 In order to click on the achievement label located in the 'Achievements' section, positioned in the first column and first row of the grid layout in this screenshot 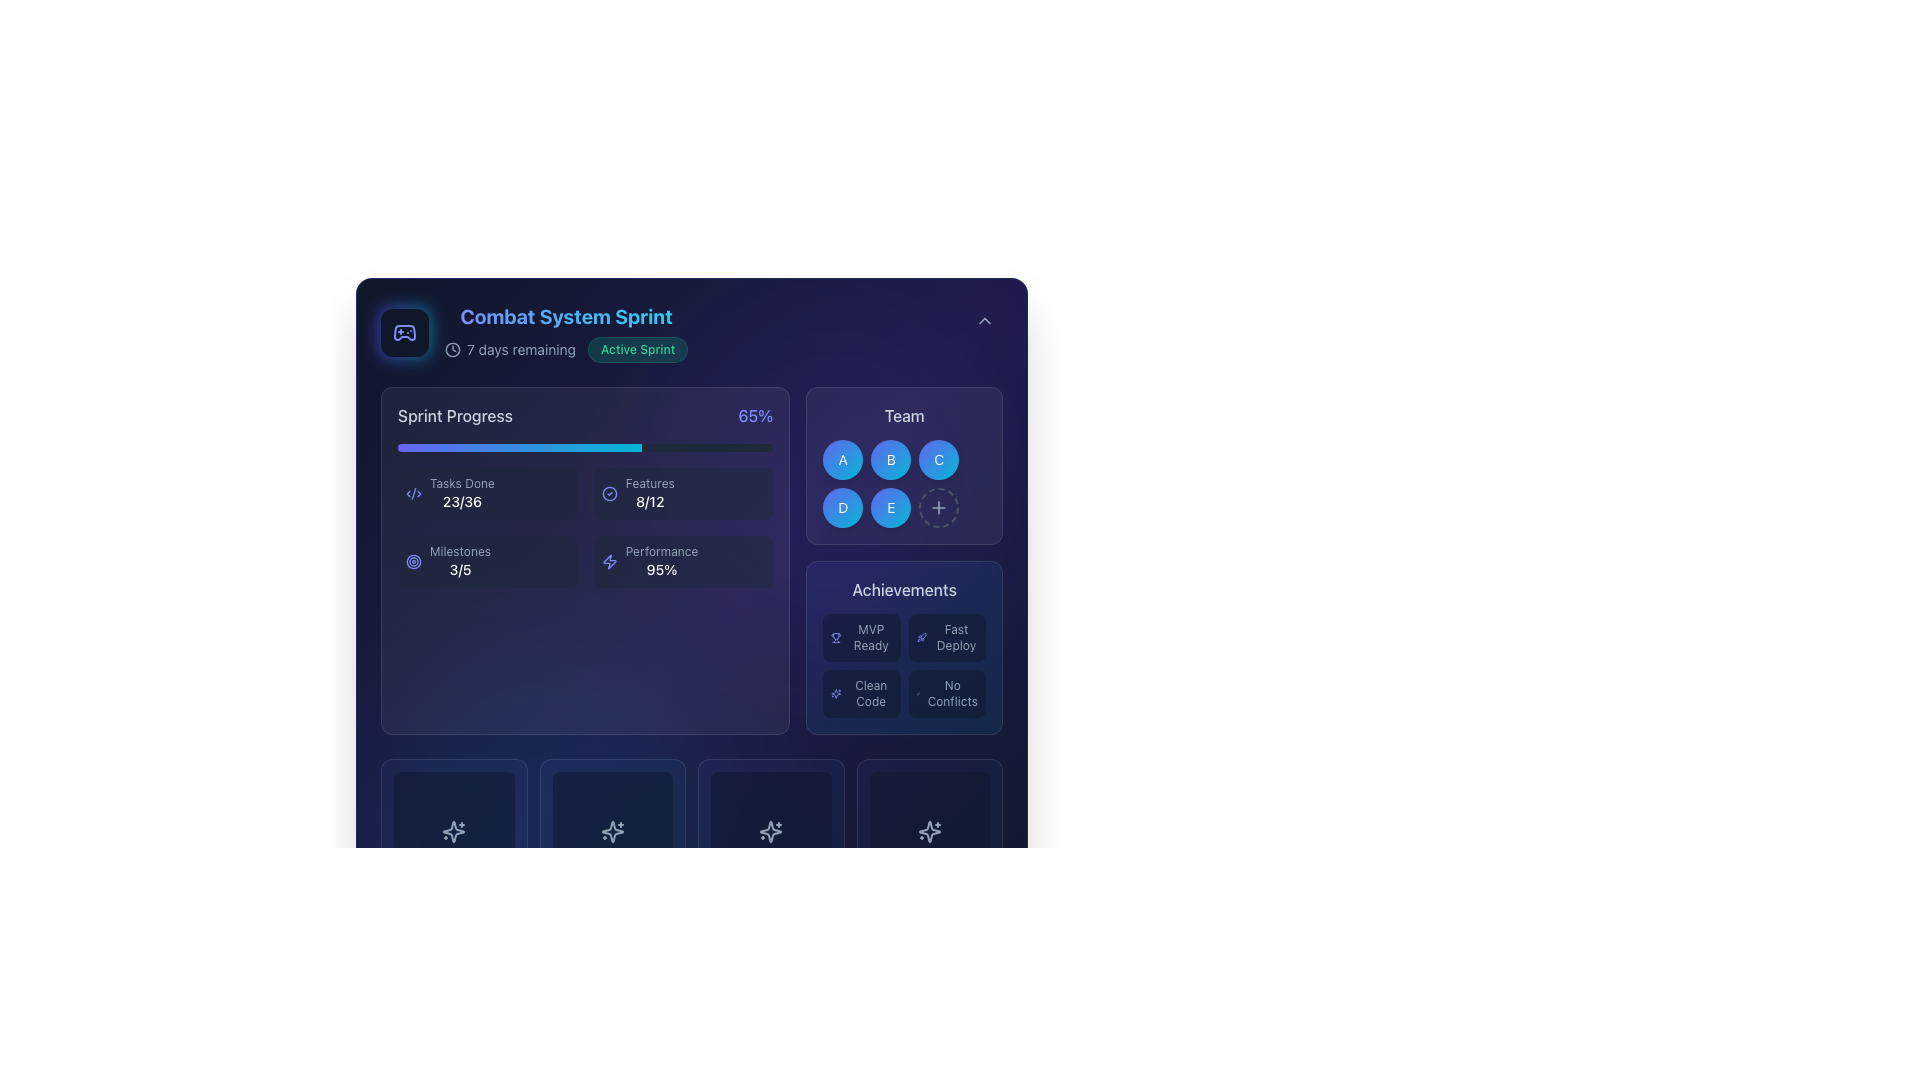, I will do `click(871, 637)`.